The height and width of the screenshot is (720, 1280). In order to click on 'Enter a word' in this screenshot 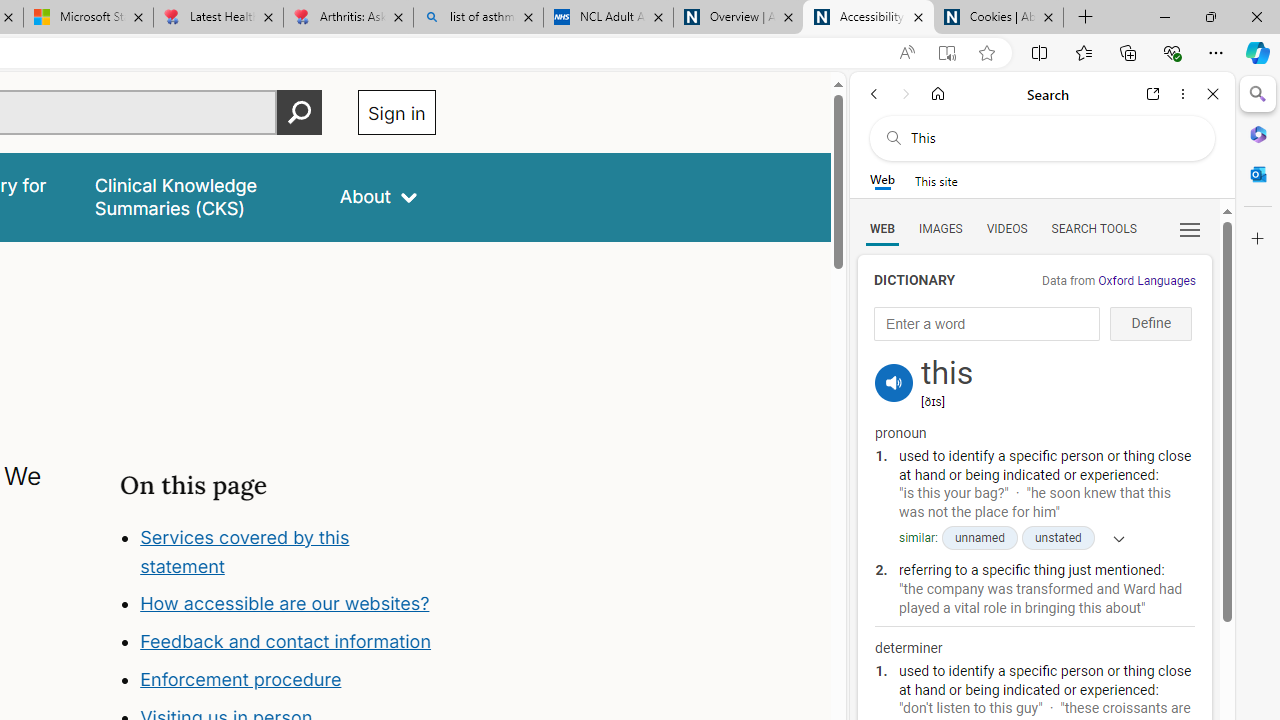, I will do `click(987, 323)`.